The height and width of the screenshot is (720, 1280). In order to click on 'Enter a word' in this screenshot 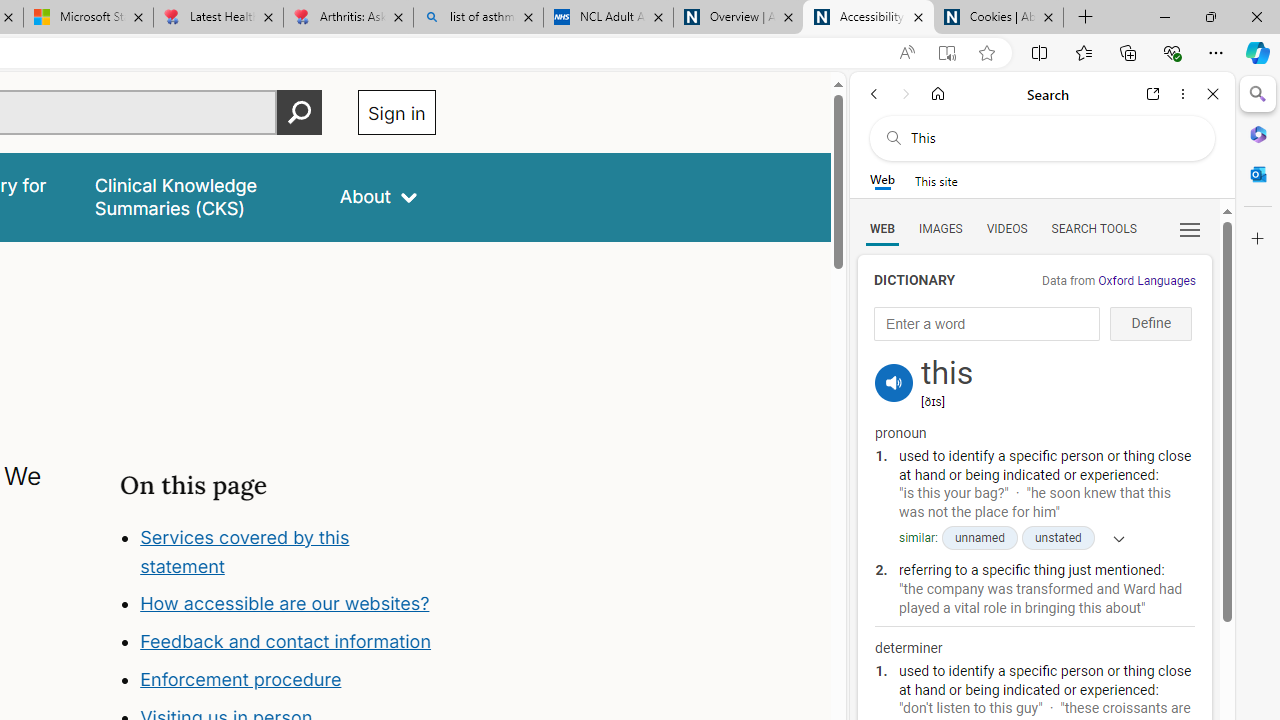, I will do `click(987, 323)`.